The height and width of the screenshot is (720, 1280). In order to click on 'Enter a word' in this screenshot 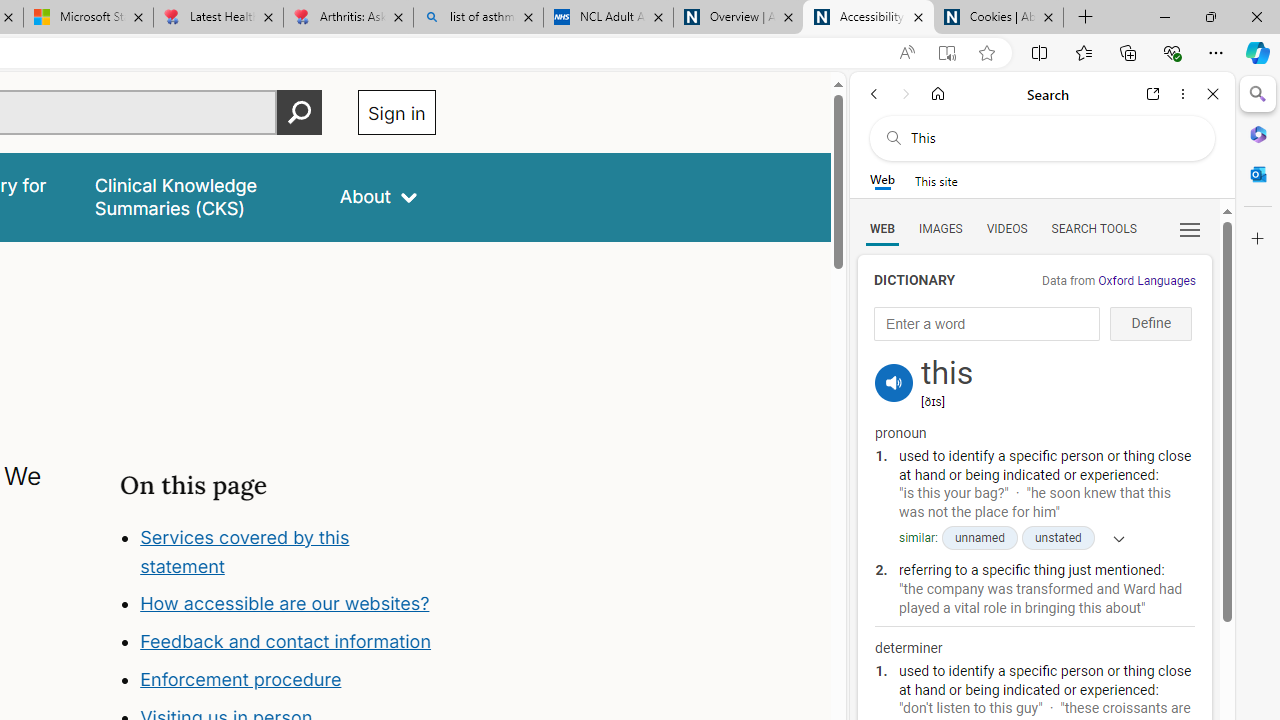, I will do `click(987, 323)`.